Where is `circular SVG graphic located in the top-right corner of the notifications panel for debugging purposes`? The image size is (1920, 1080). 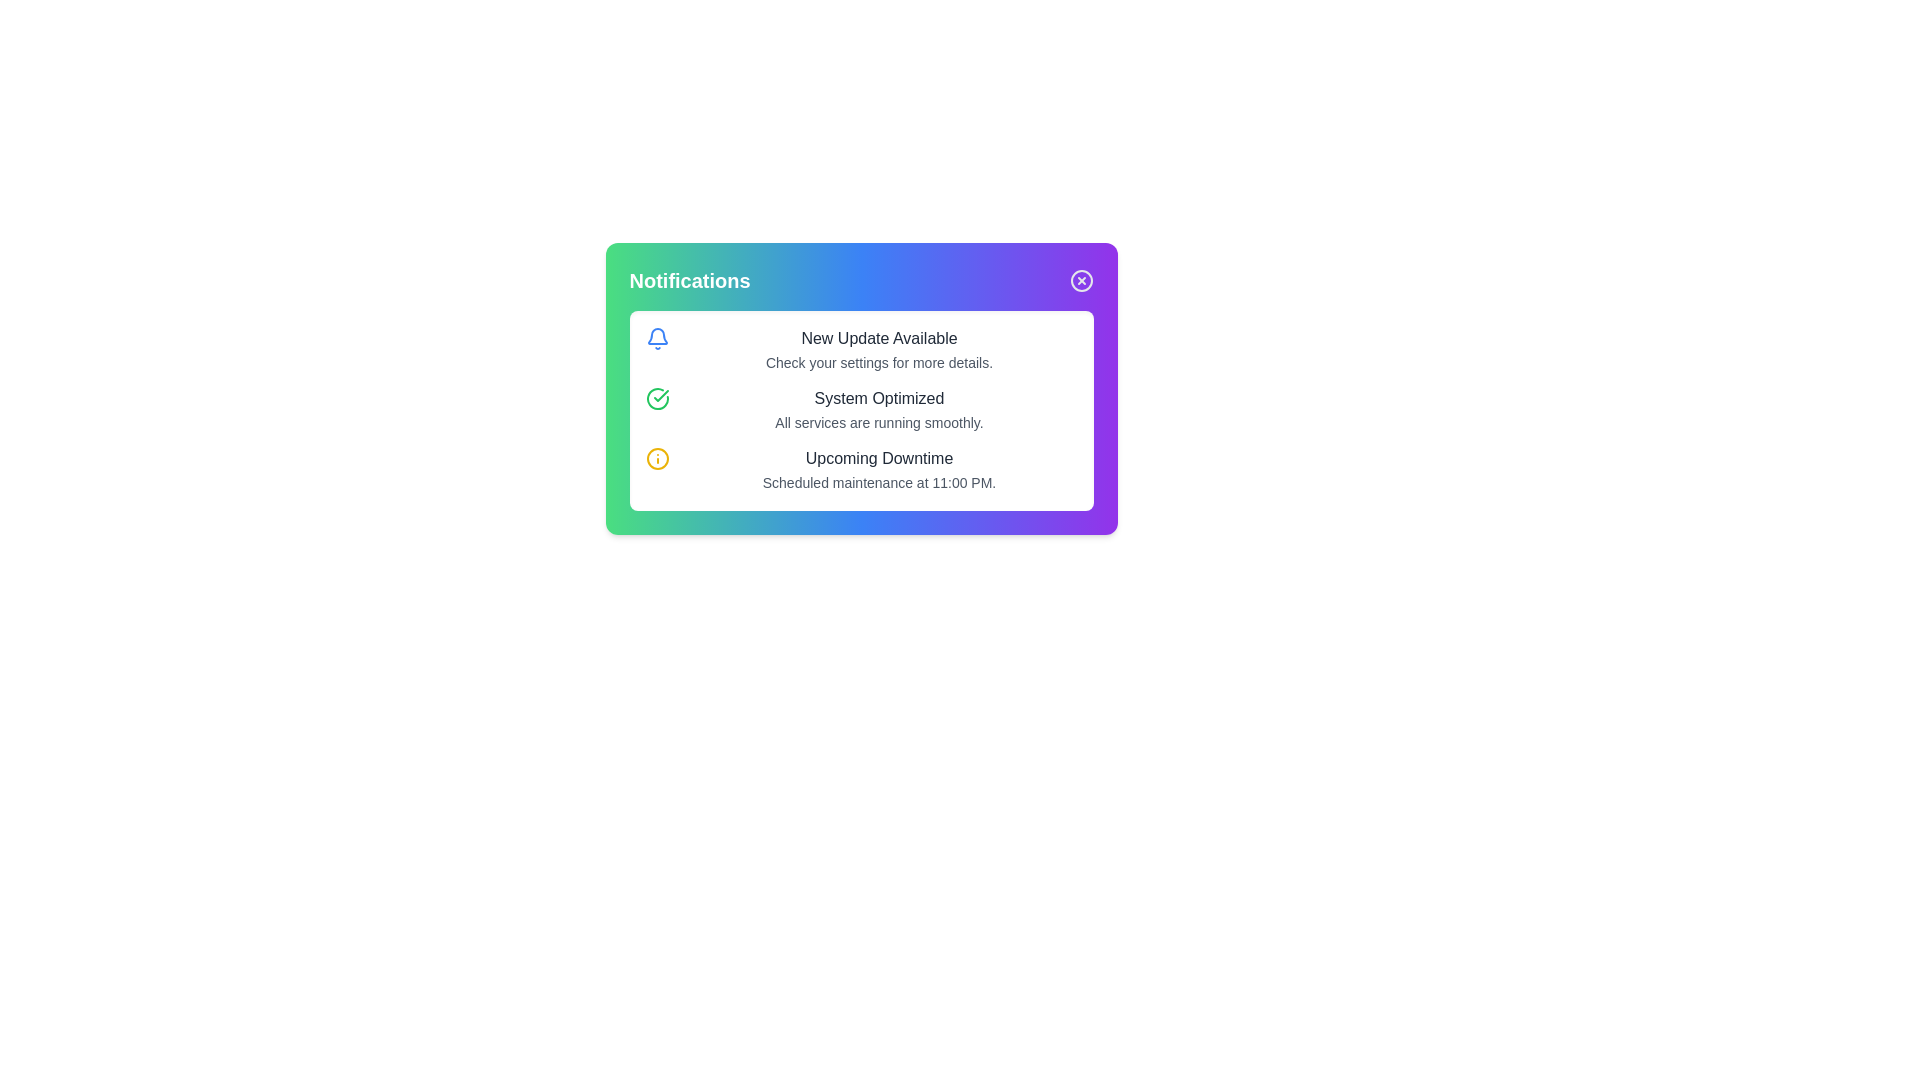
circular SVG graphic located in the top-right corner of the notifications panel for debugging purposes is located at coordinates (1080, 281).